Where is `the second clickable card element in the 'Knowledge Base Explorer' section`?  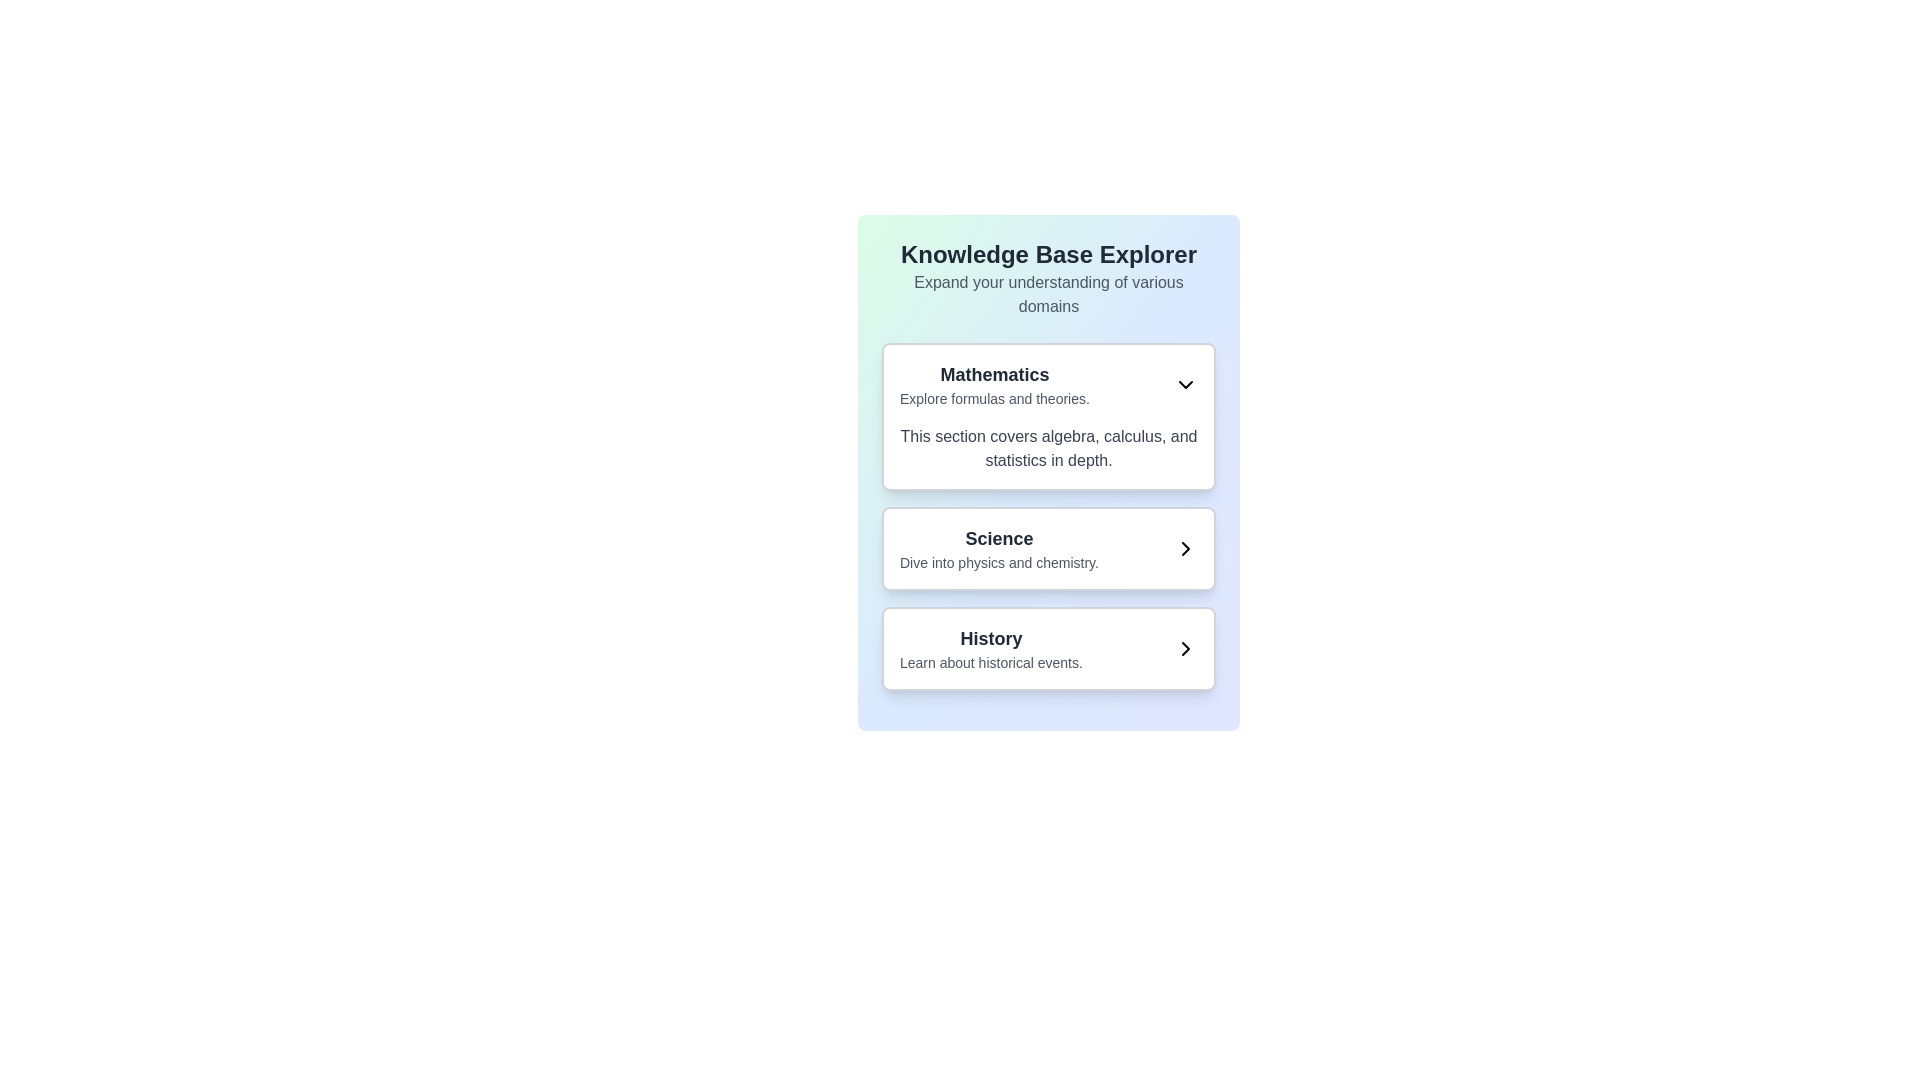
the second clickable card element in the 'Knowledge Base Explorer' section is located at coordinates (1048, 548).